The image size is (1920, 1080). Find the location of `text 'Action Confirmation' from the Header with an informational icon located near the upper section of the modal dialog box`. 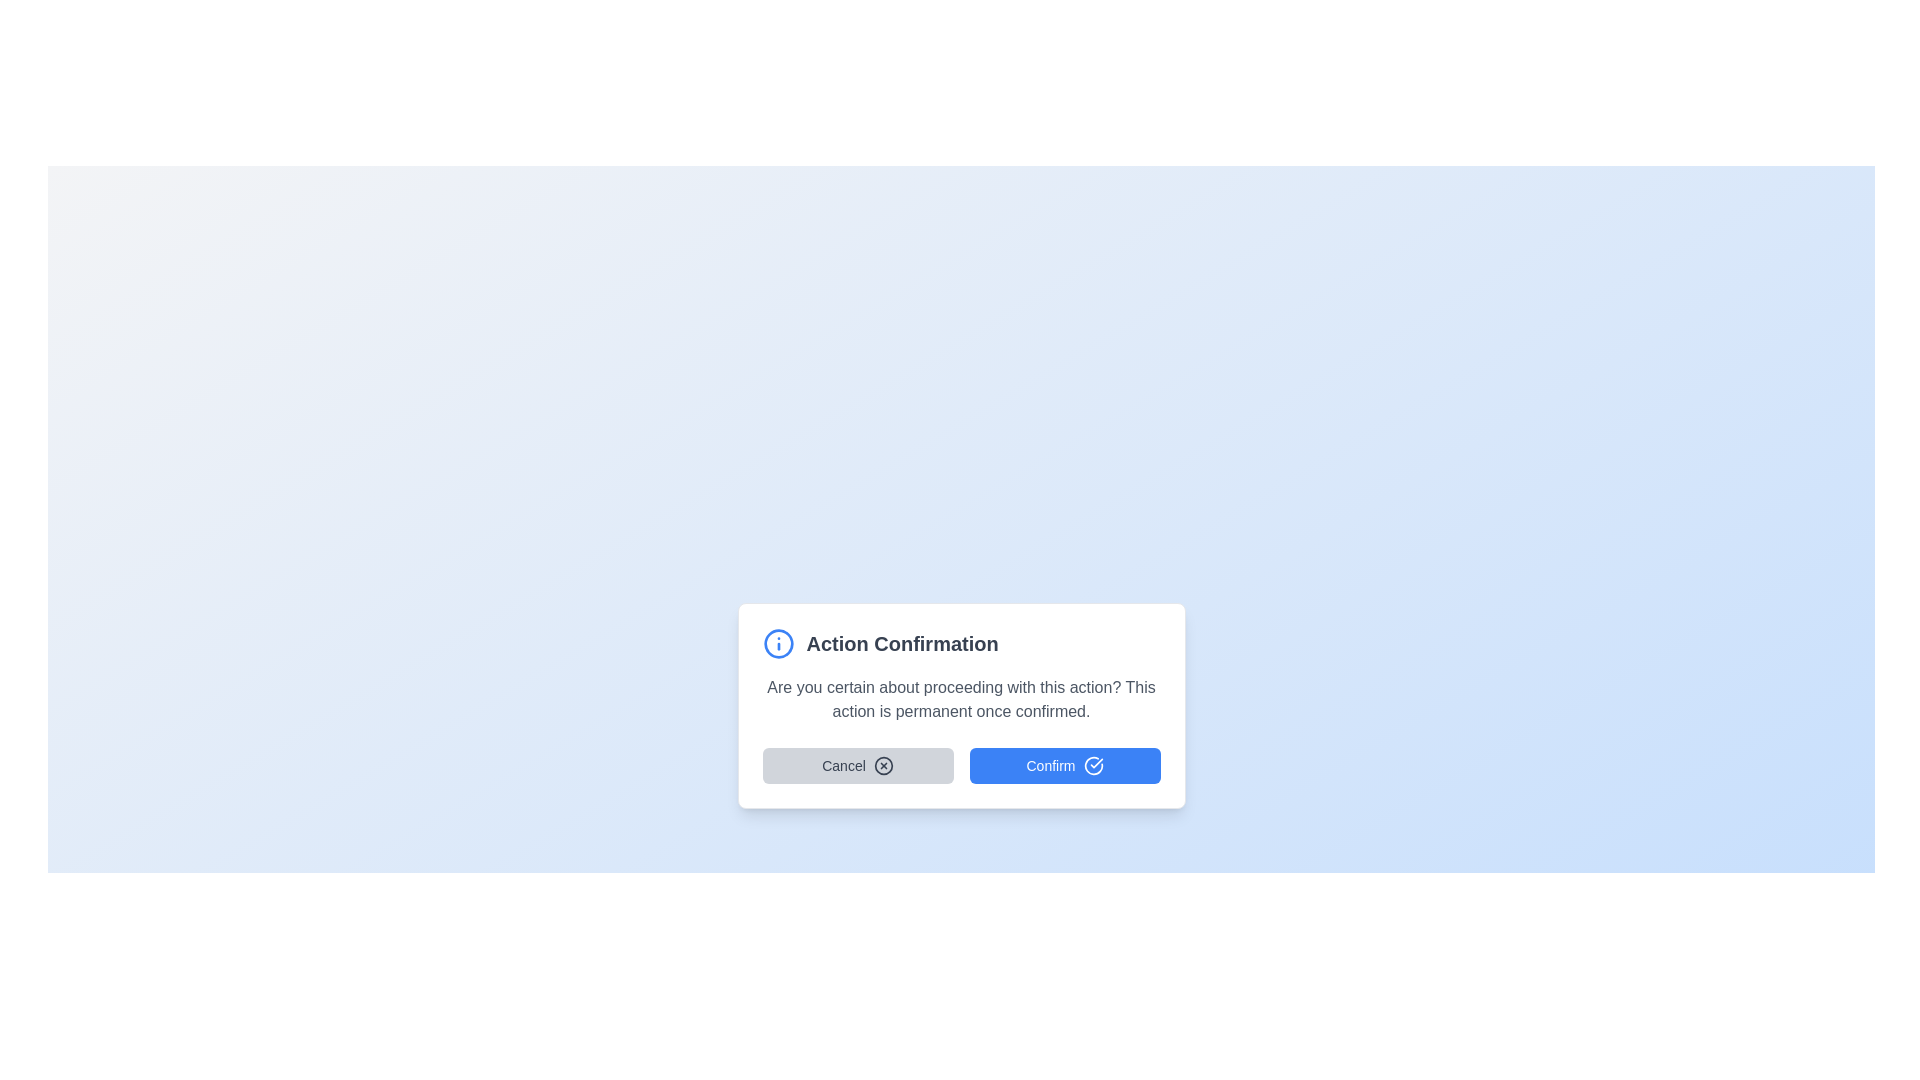

text 'Action Confirmation' from the Header with an informational icon located near the upper section of the modal dialog box is located at coordinates (961, 644).